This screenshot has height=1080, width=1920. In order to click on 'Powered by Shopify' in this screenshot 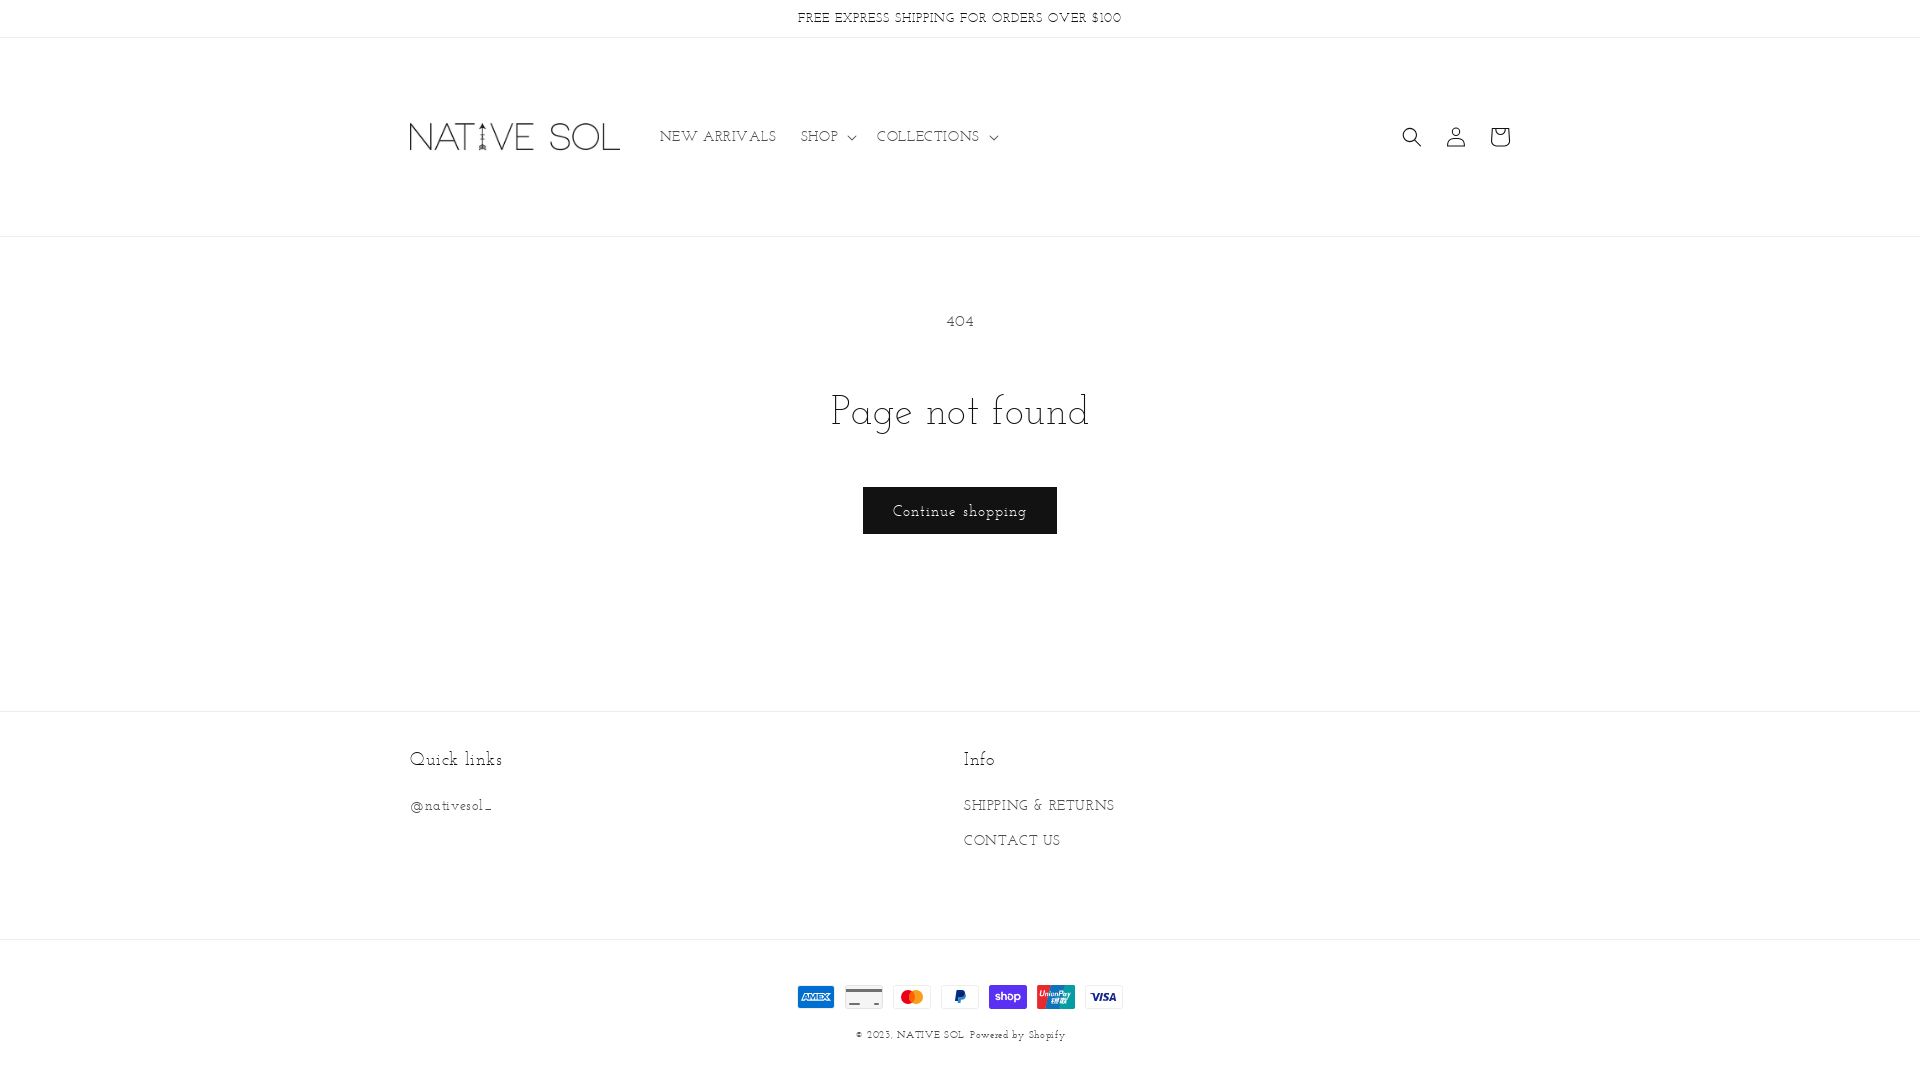, I will do `click(1017, 1034)`.